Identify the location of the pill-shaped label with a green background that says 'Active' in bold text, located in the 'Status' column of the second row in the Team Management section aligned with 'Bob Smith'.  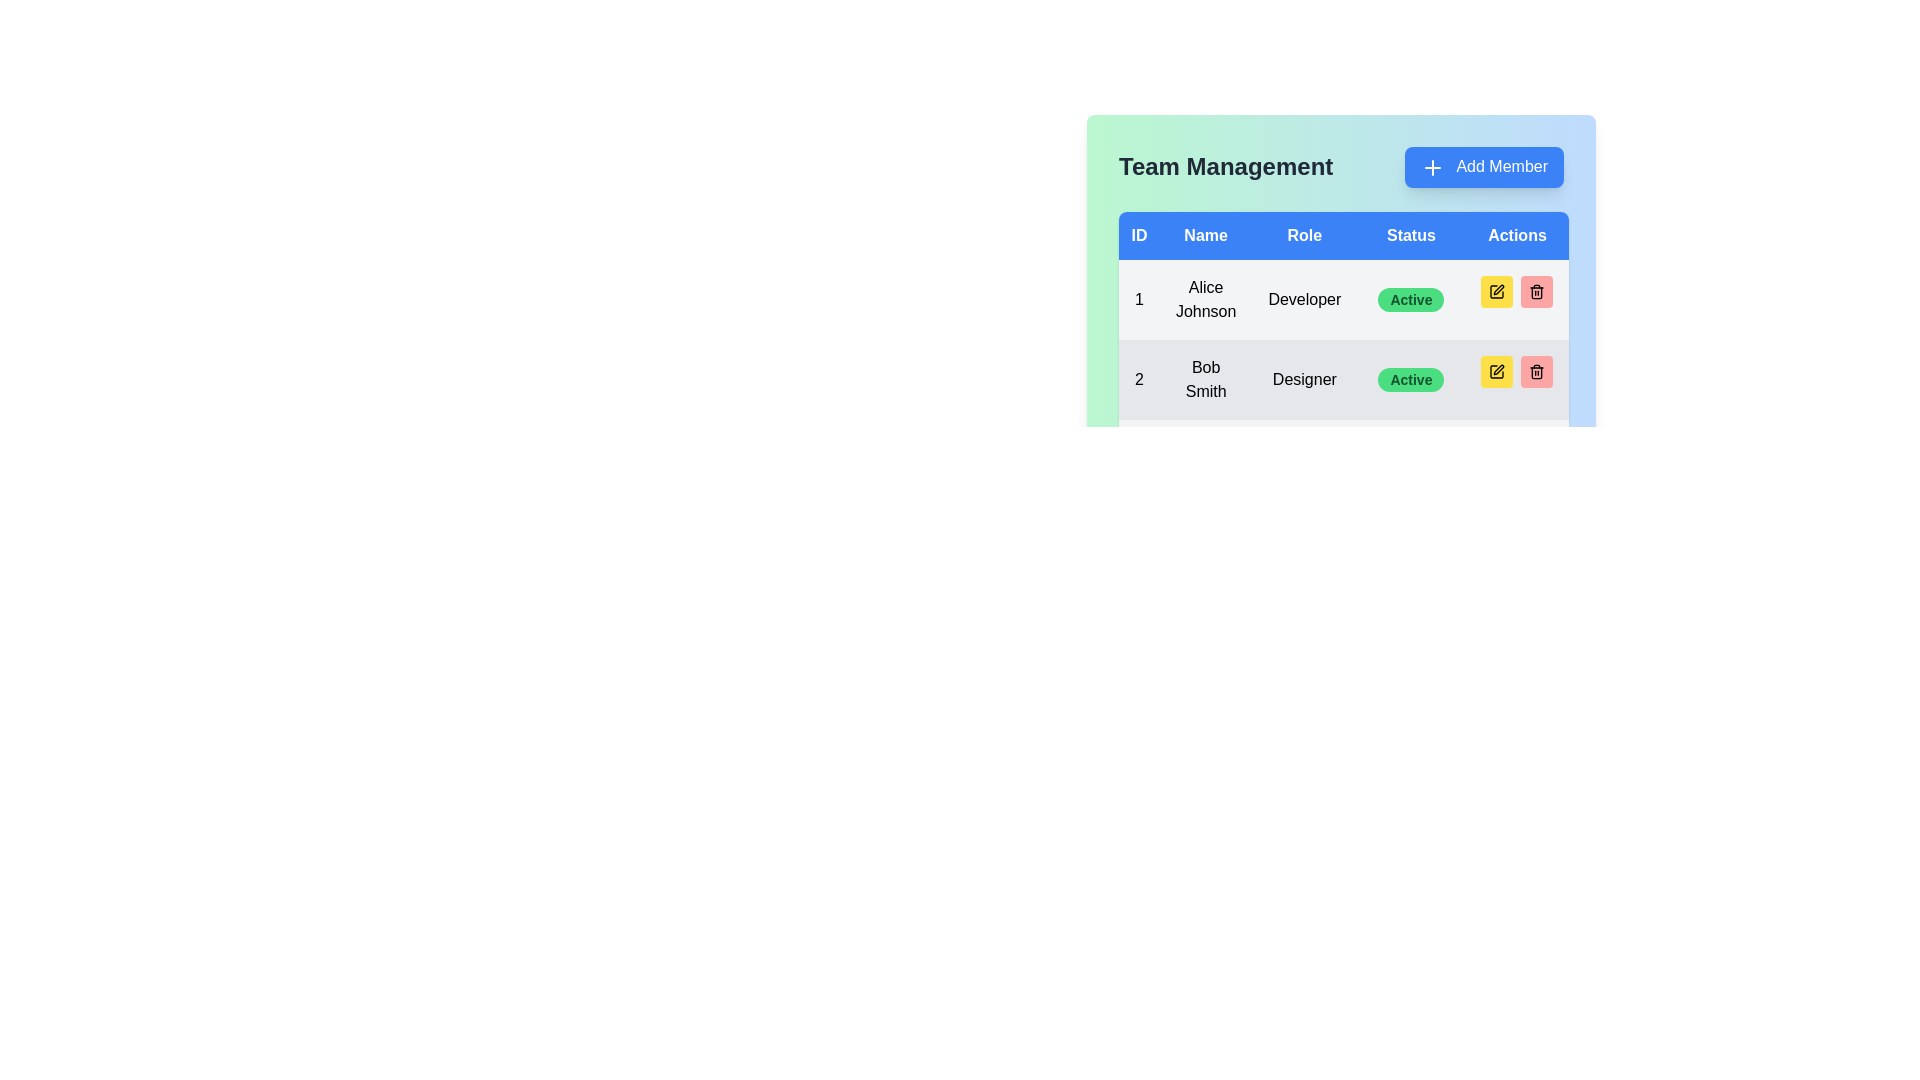
(1410, 379).